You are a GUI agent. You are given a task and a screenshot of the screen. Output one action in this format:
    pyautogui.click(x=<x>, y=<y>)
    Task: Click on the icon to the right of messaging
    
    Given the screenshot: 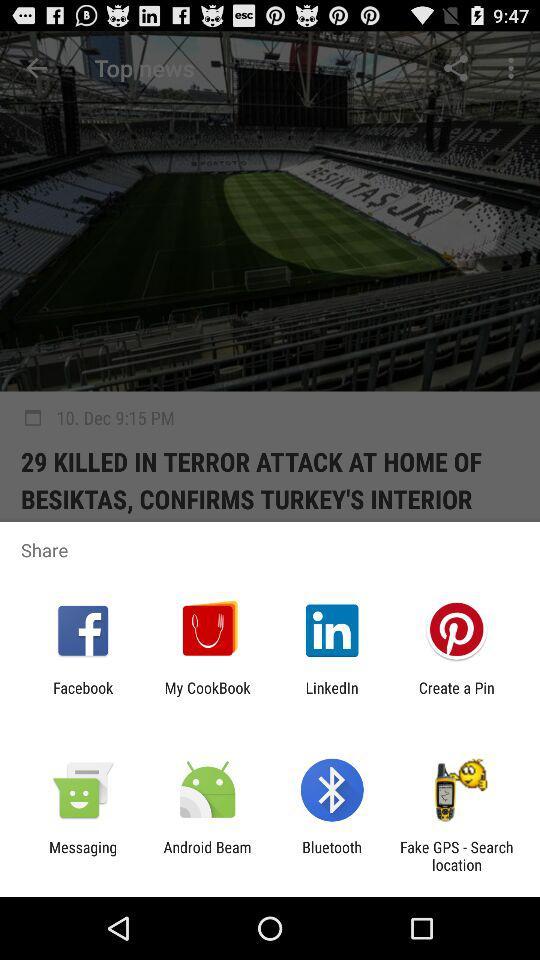 What is the action you would take?
    pyautogui.click(x=206, y=855)
    